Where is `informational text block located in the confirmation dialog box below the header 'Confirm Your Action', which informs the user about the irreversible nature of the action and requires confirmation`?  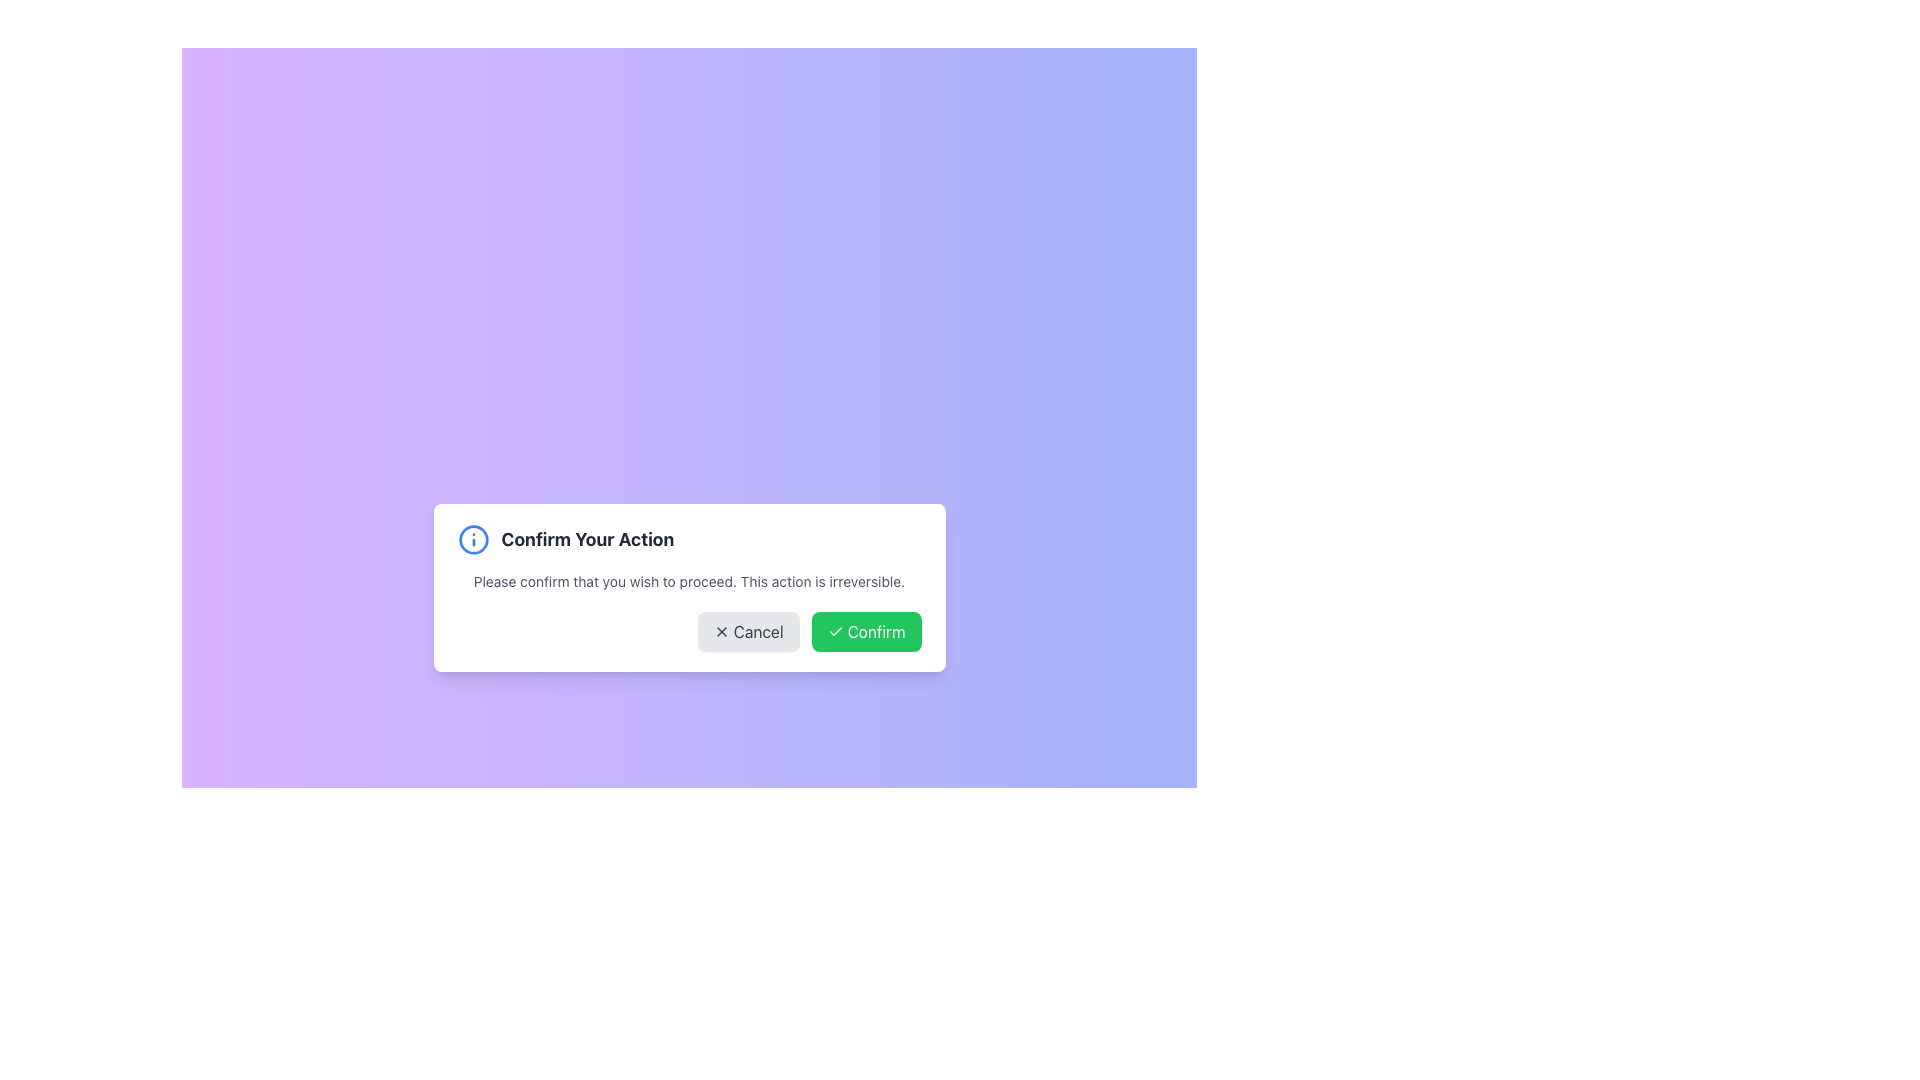
informational text block located in the confirmation dialog box below the header 'Confirm Your Action', which informs the user about the irreversible nature of the action and requires confirmation is located at coordinates (689, 582).